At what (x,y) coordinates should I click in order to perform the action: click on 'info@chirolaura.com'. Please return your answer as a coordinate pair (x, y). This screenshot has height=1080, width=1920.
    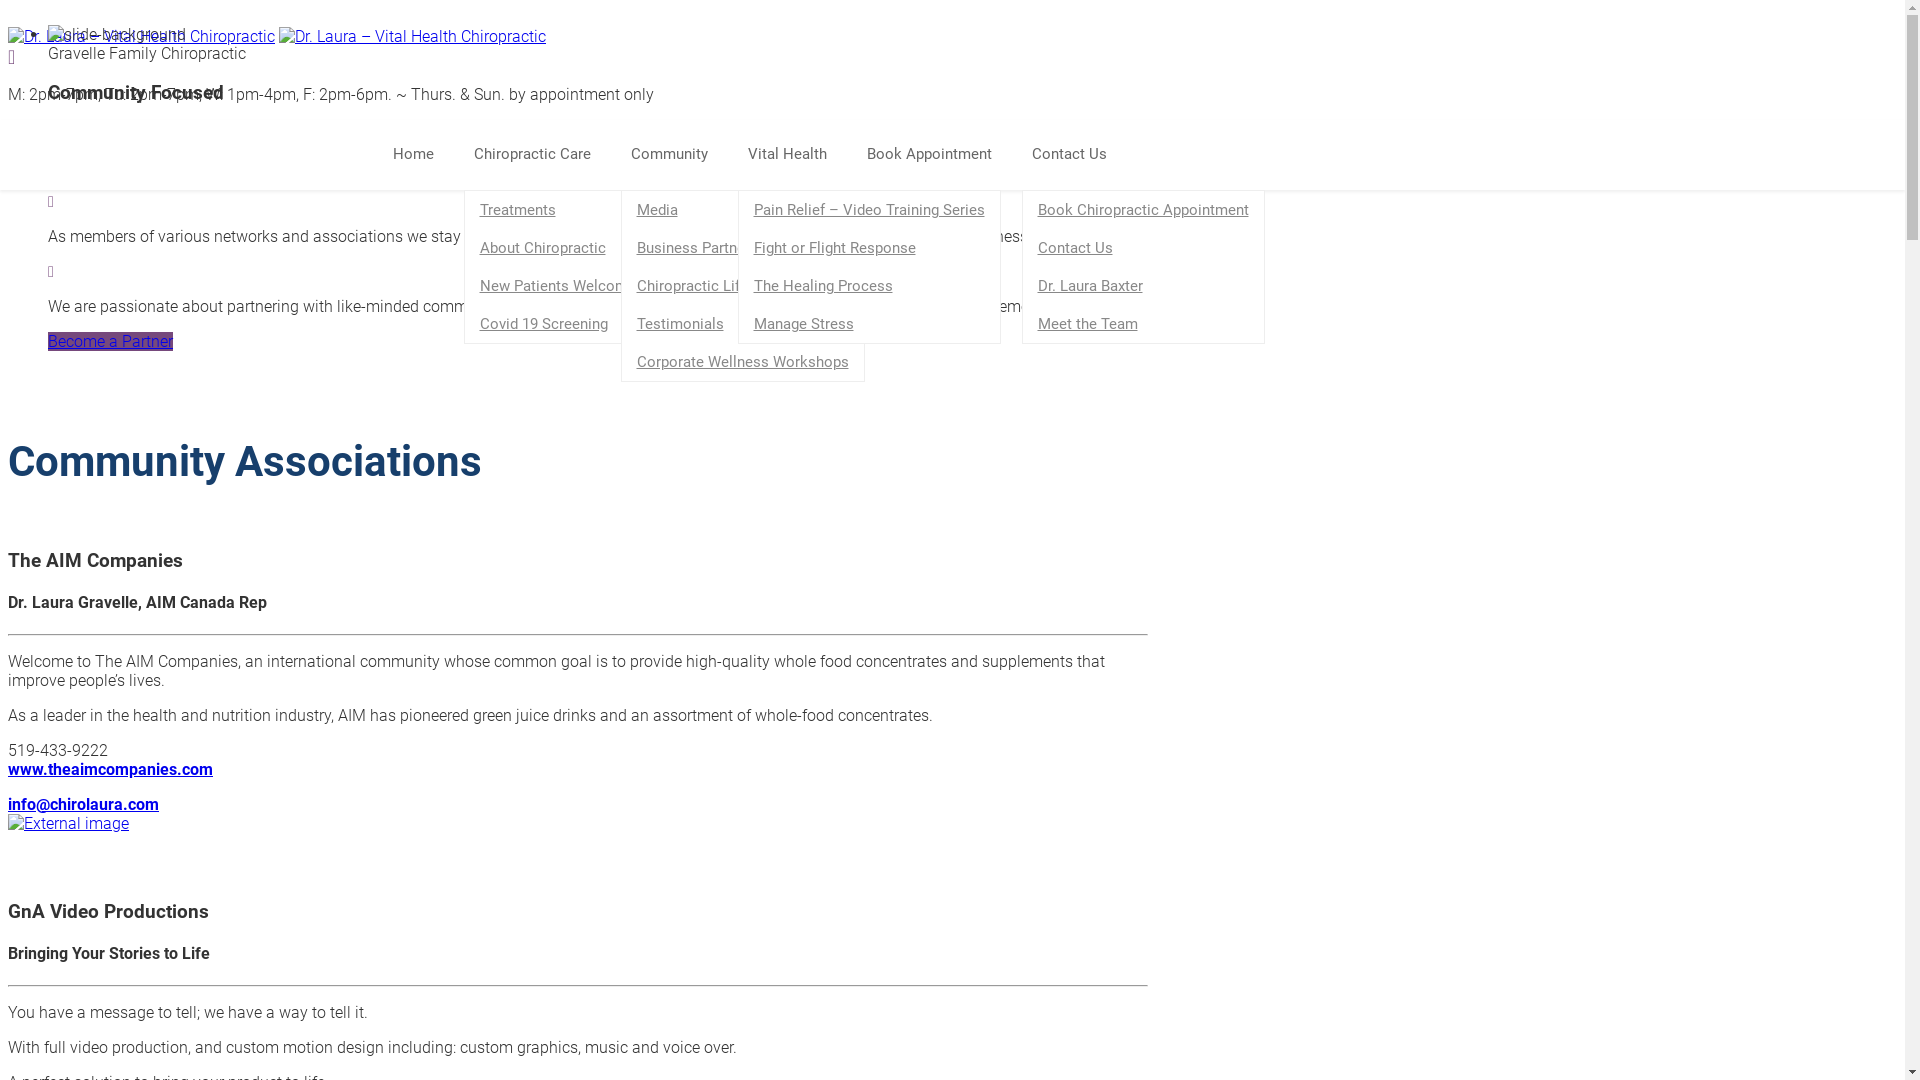
    Looking at the image, I should click on (82, 802).